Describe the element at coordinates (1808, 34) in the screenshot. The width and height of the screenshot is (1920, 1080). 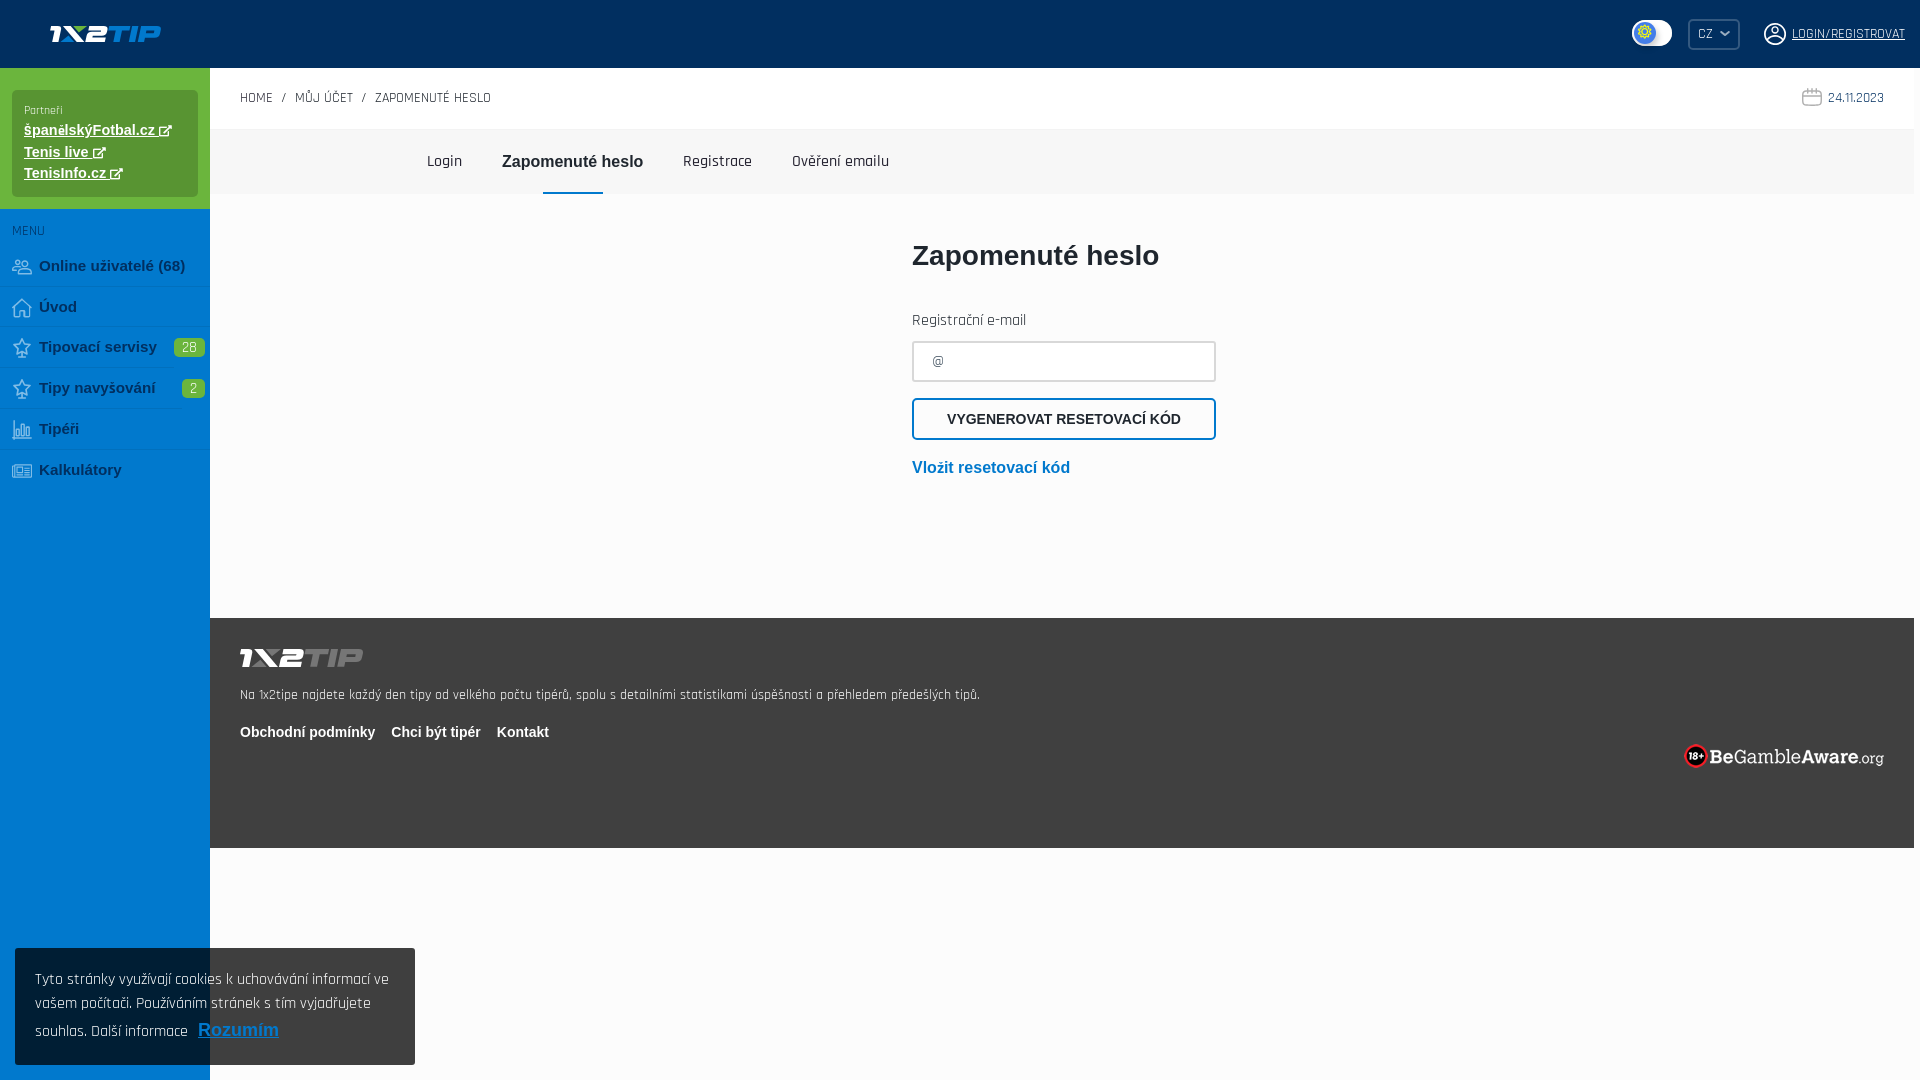
I see `'LOGIN'` at that location.